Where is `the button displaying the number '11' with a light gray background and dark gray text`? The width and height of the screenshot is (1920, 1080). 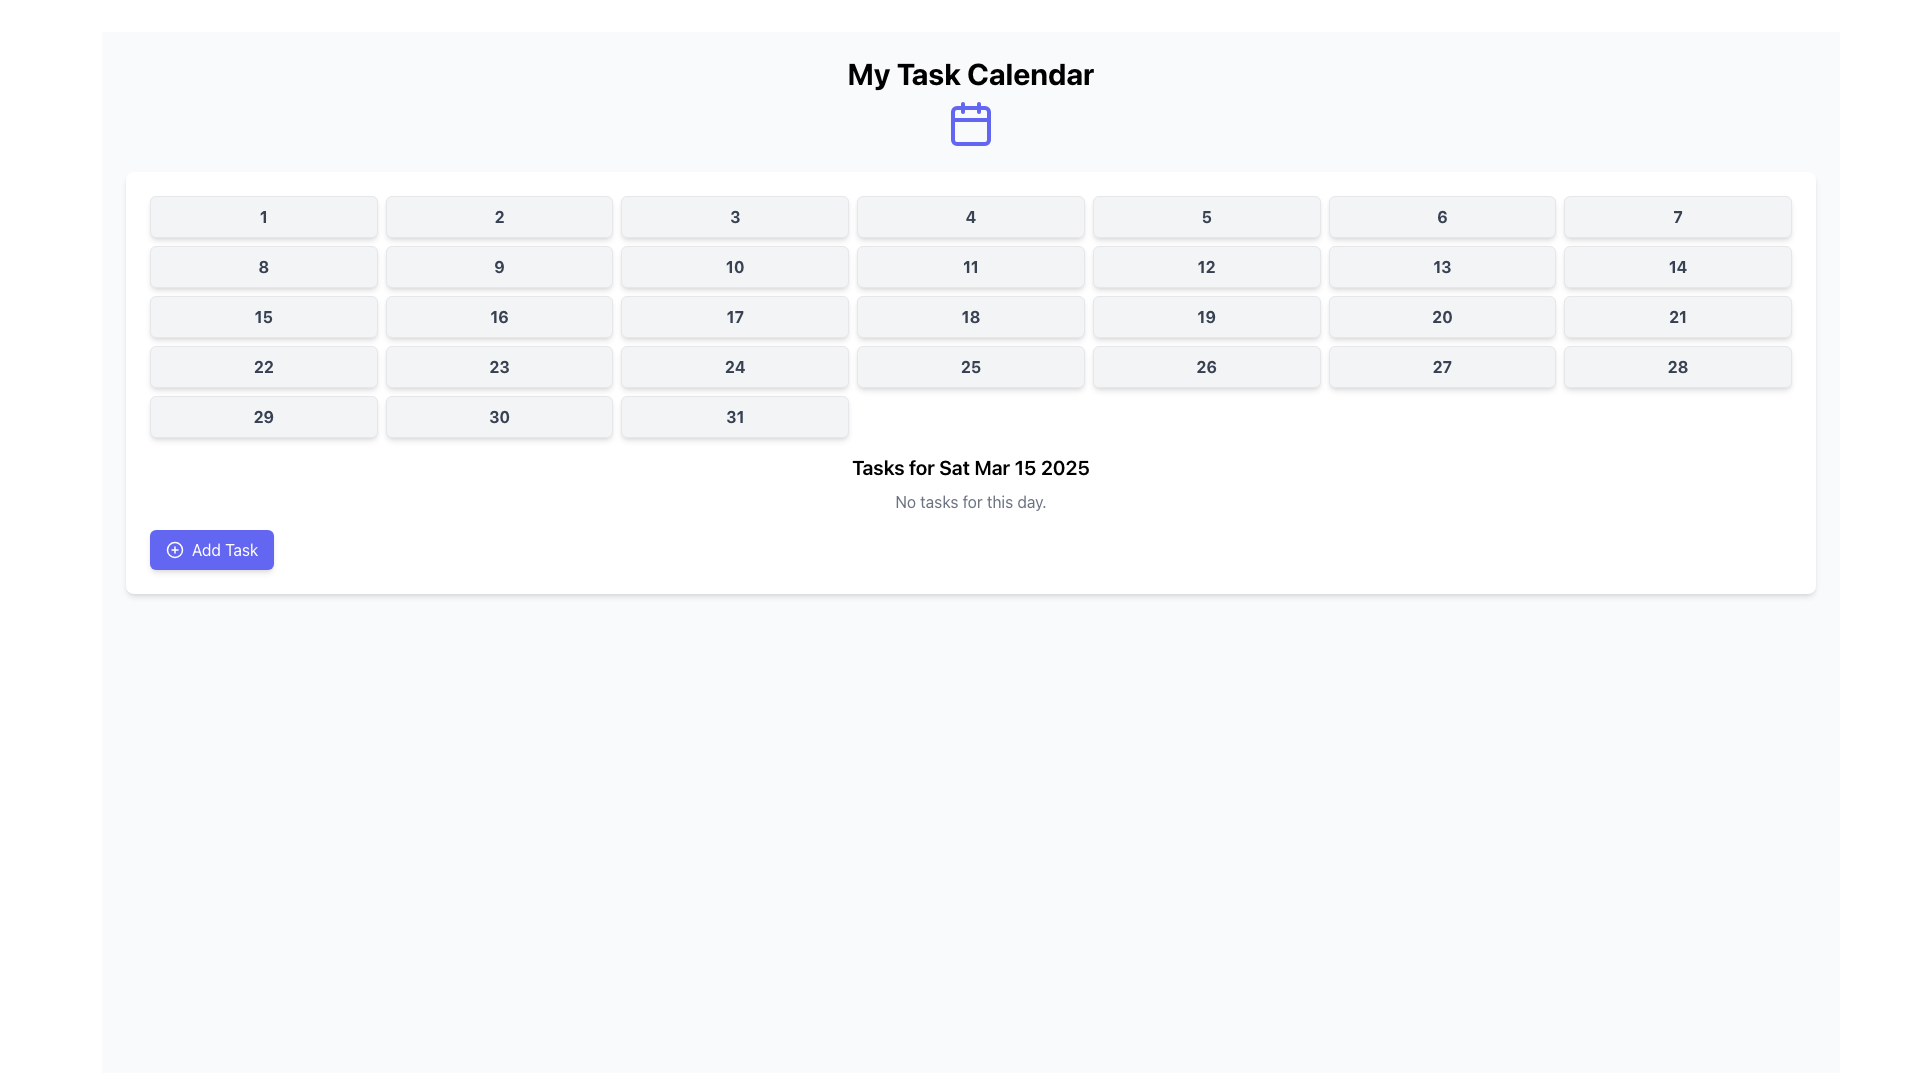 the button displaying the number '11' with a light gray background and dark gray text is located at coordinates (970, 265).